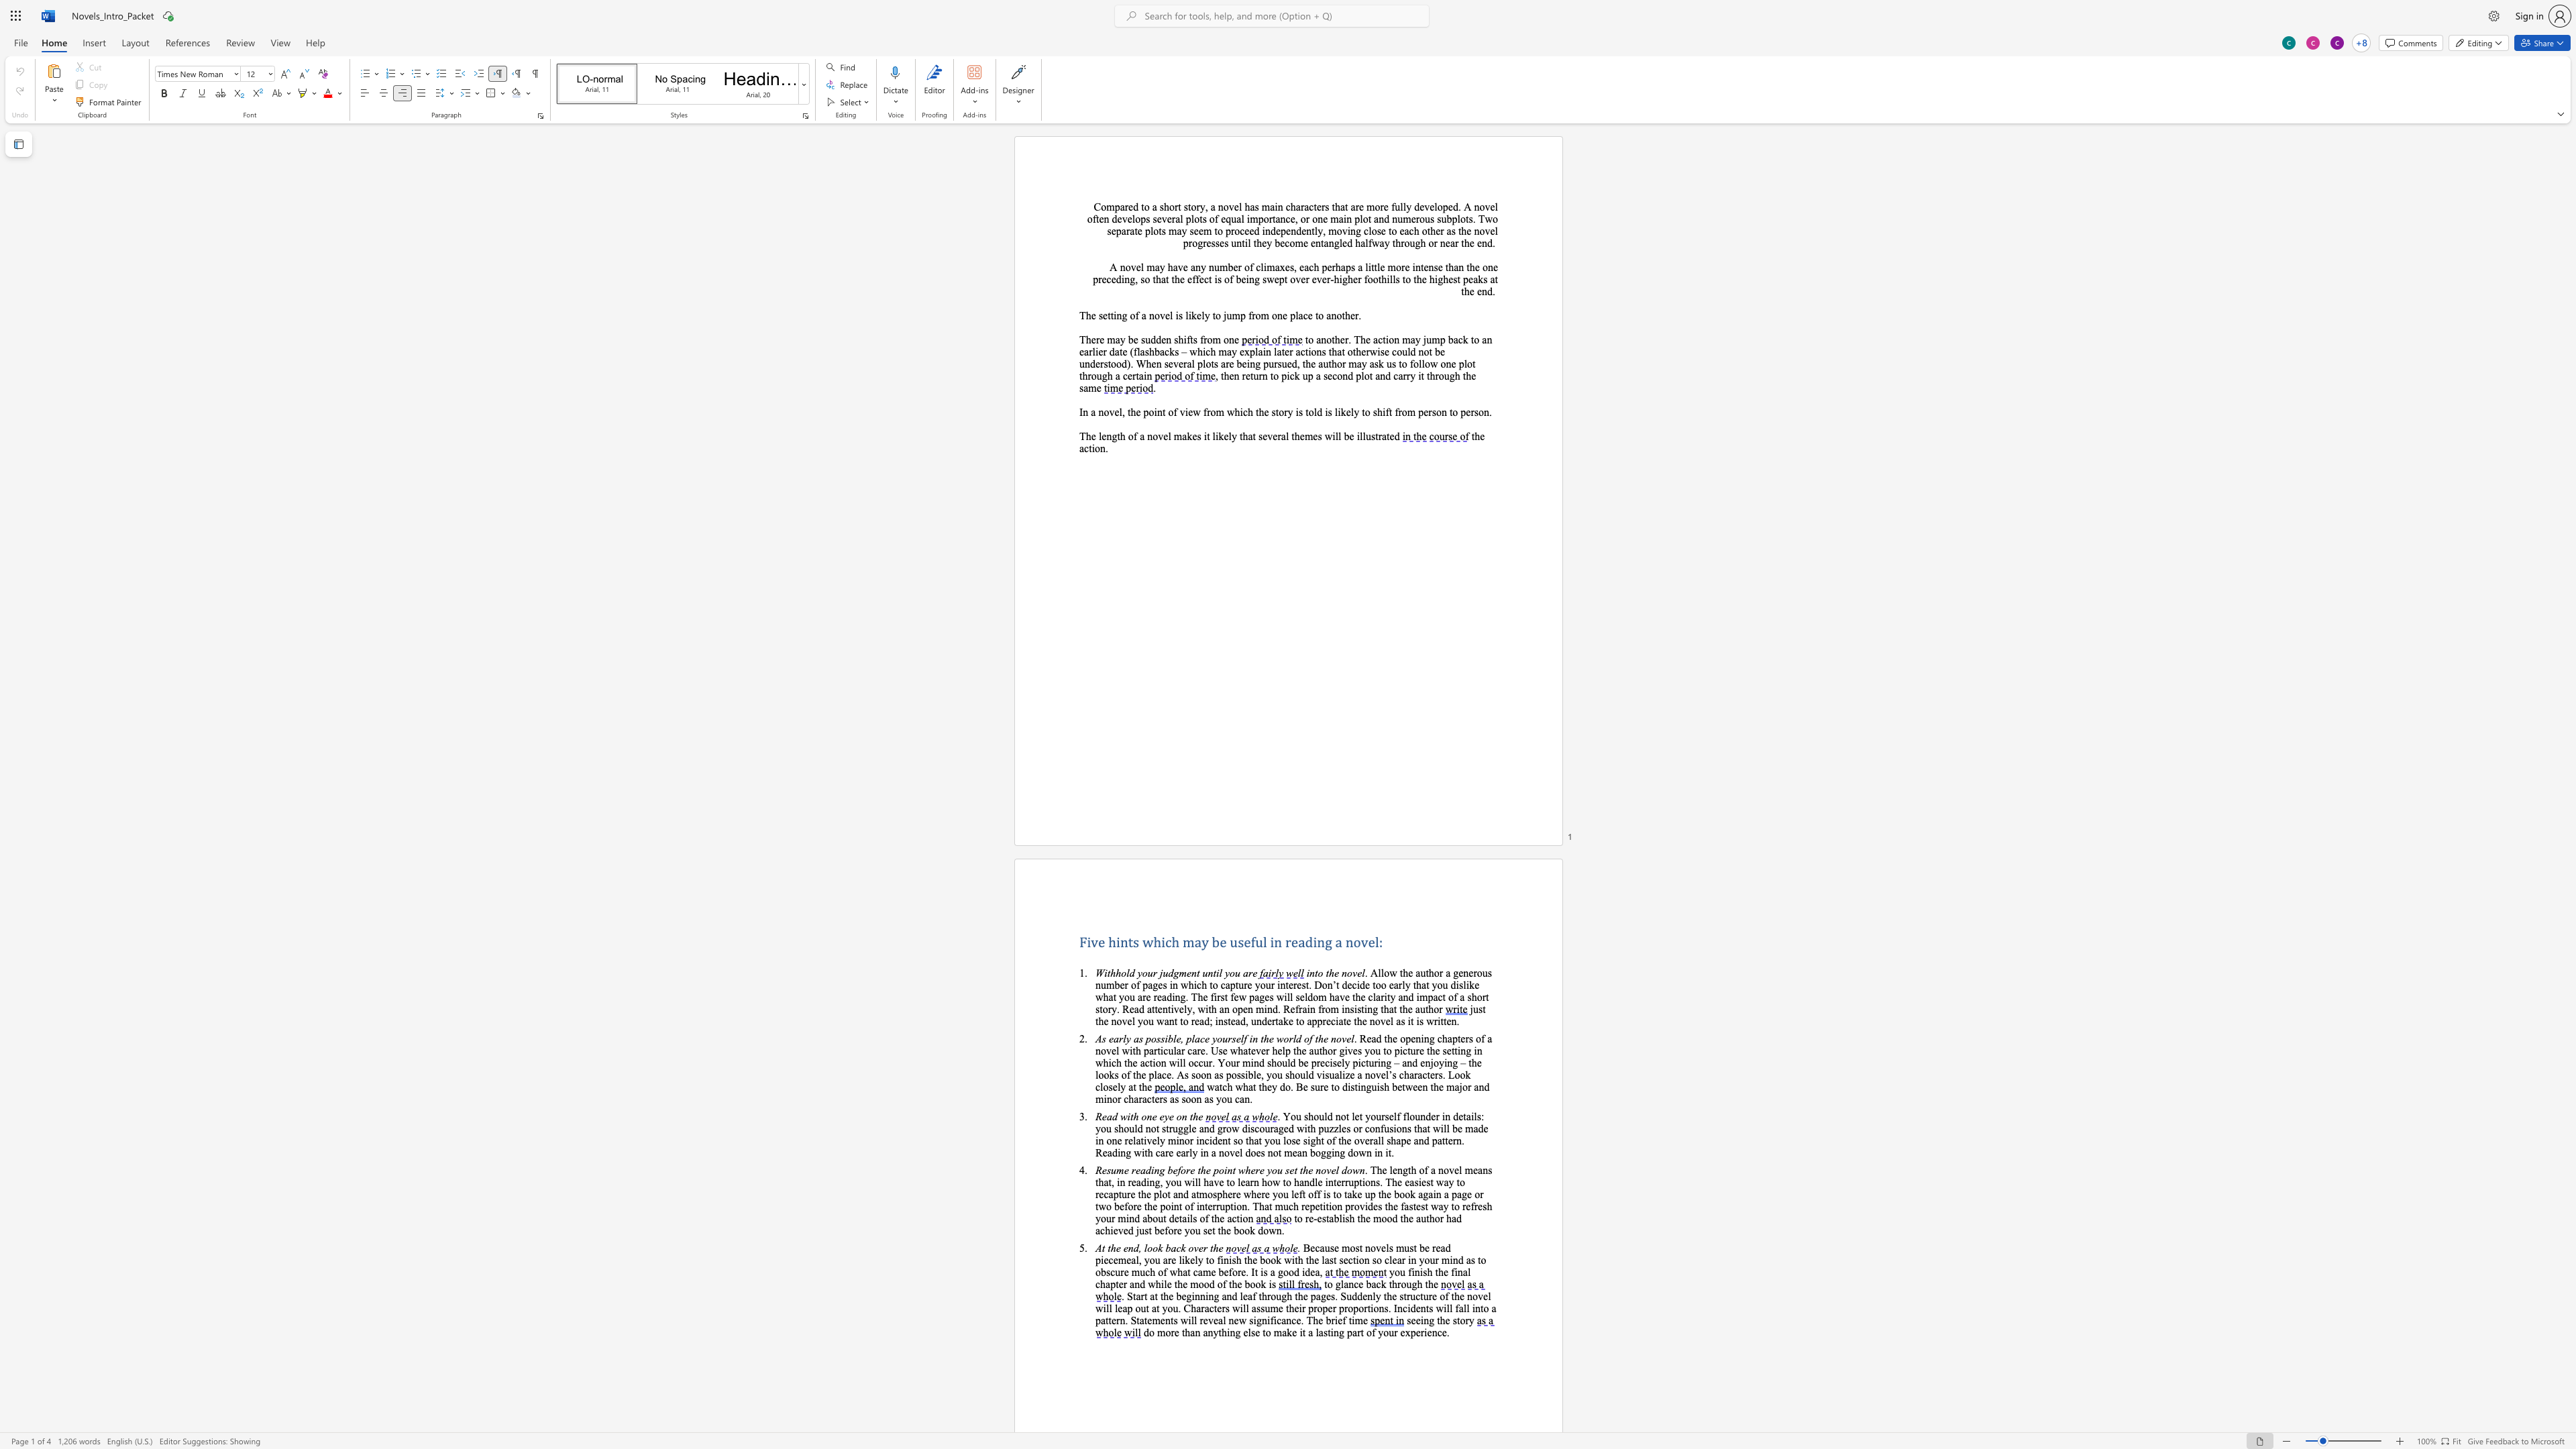 This screenshot has width=2576, height=1449. What do you see at coordinates (1195, 278) in the screenshot?
I see `the space between the continuous character "f" and "f" in the text` at bounding box center [1195, 278].